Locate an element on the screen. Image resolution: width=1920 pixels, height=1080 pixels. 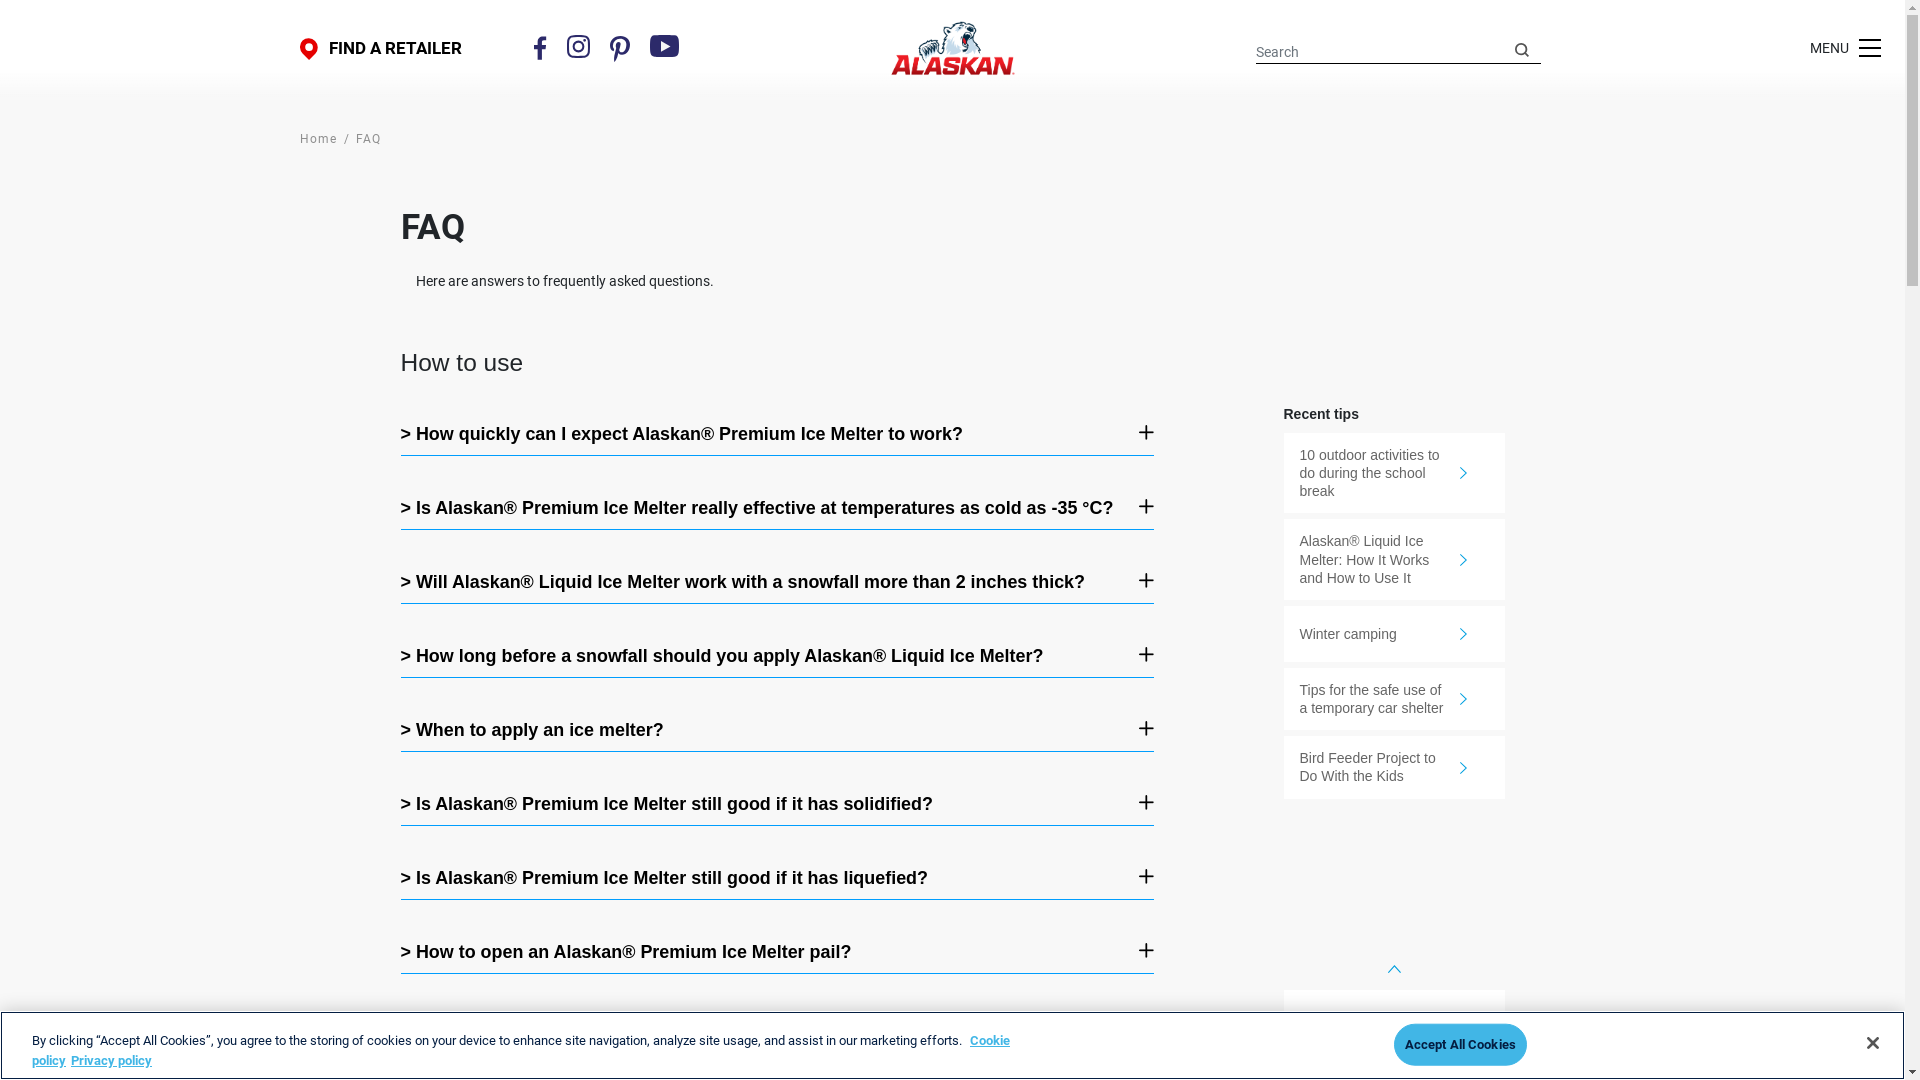
'Privacy policy' is located at coordinates (110, 1058).